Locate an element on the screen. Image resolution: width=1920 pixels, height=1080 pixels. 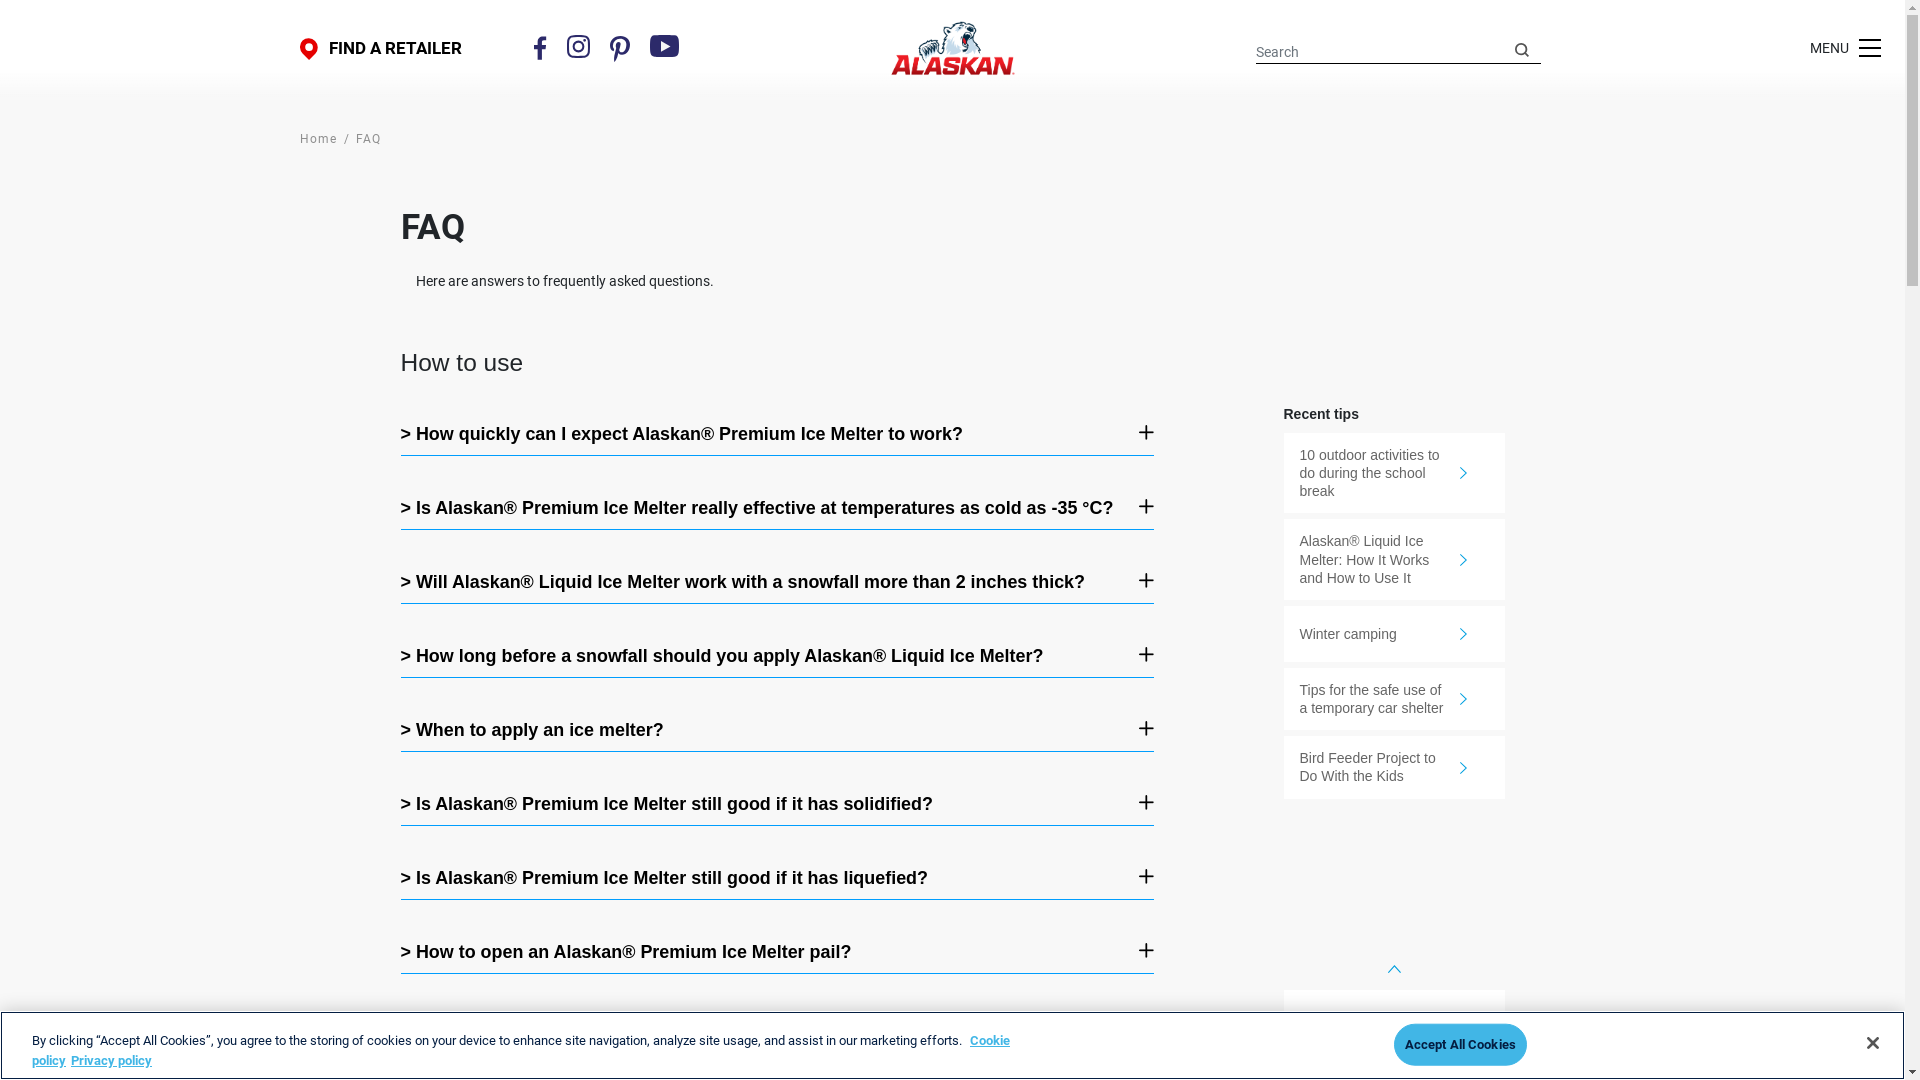
'Privacy policy' is located at coordinates (110, 1058).